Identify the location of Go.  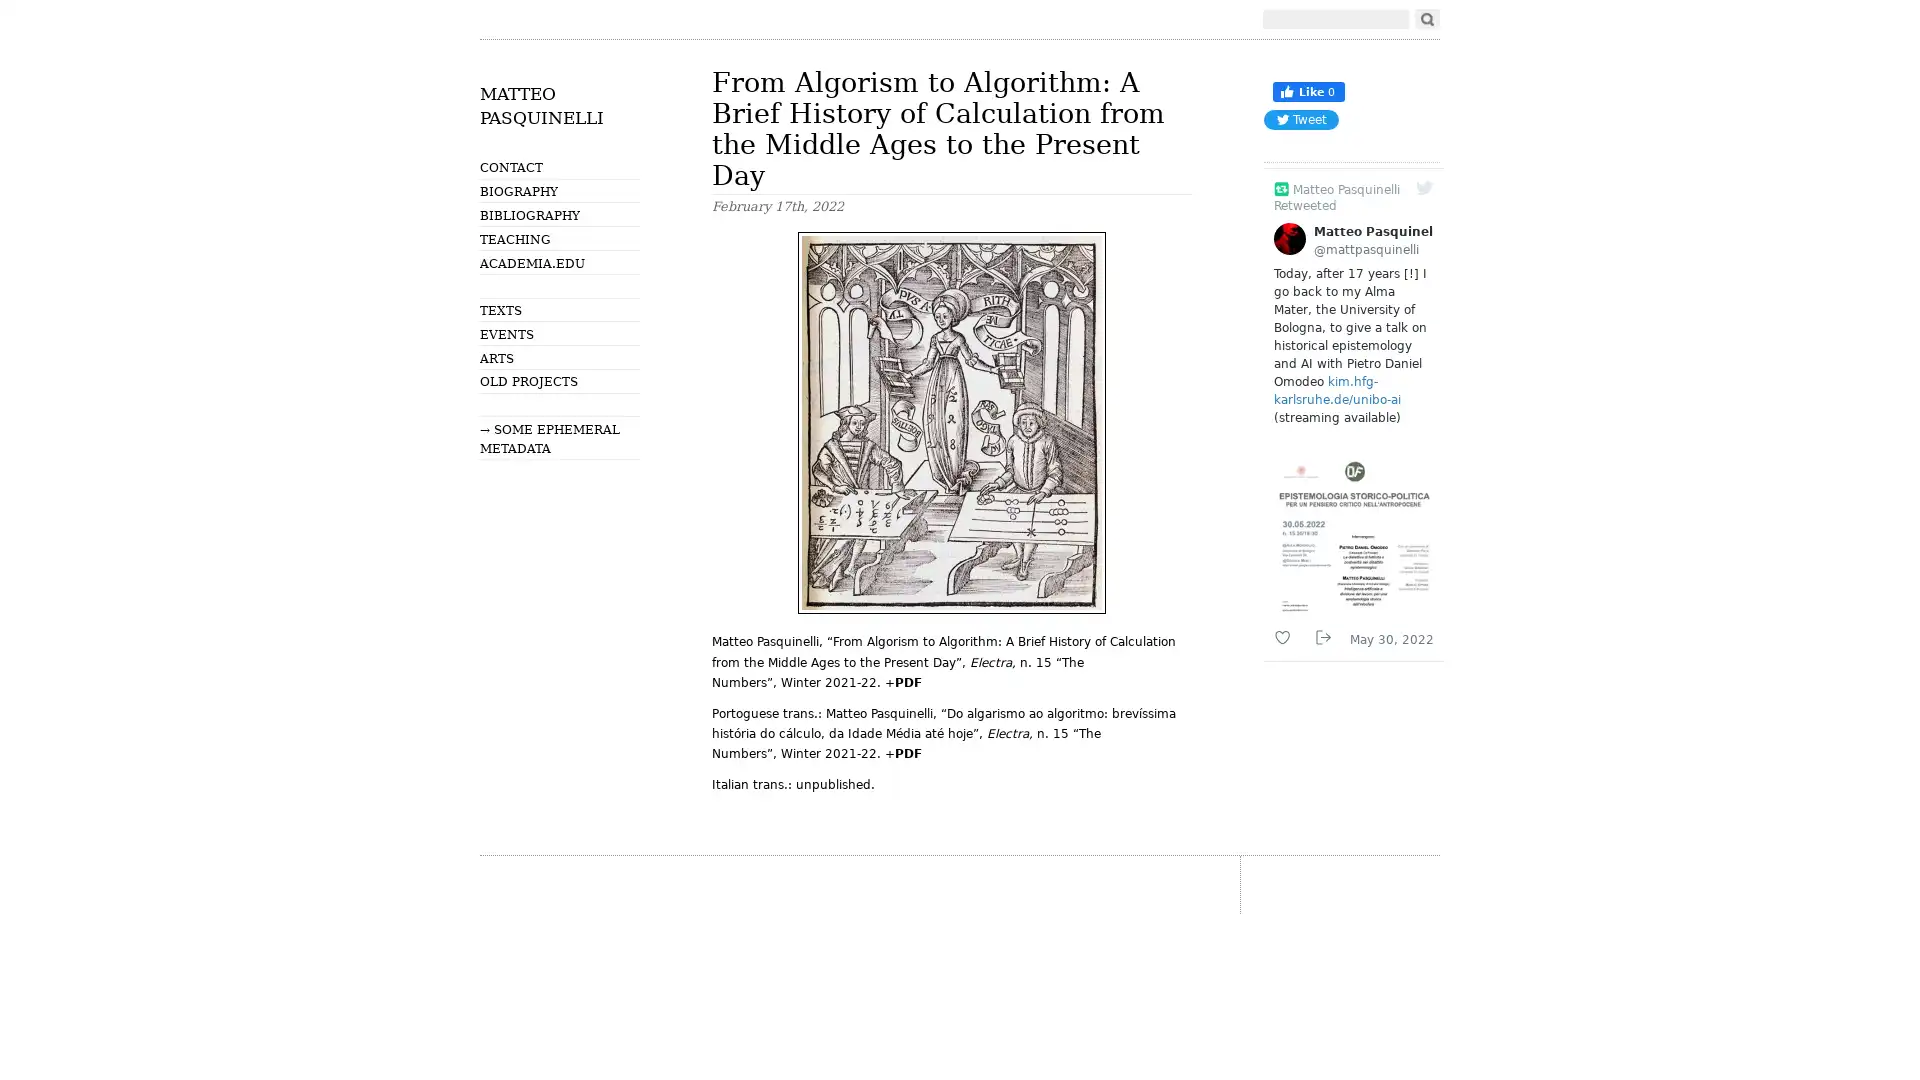
(1426, 19).